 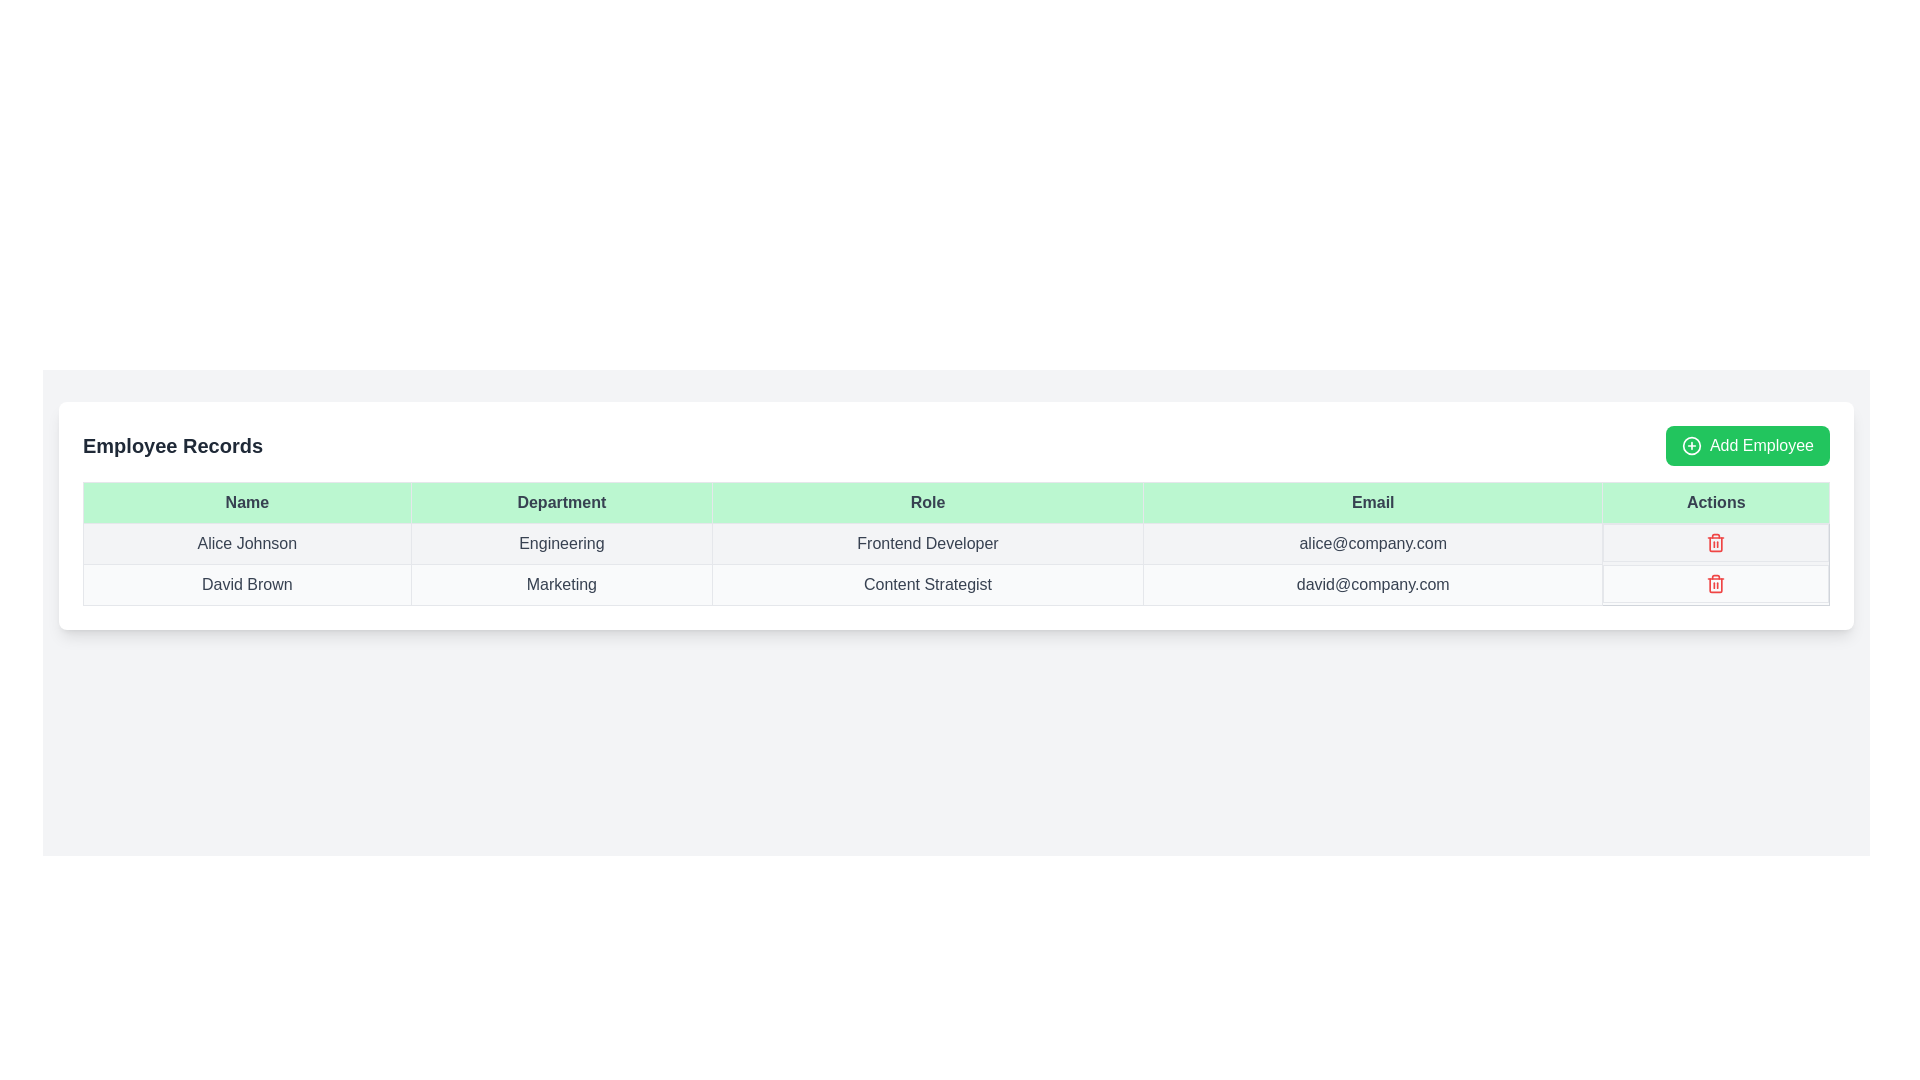 What do you see at coordinates (246, 585) in the screenshot?
I see `the text label displaying the name 'David Brown' in the first column of the second row under the 'Name' header in the employee table` at bounding box center [246, 585].